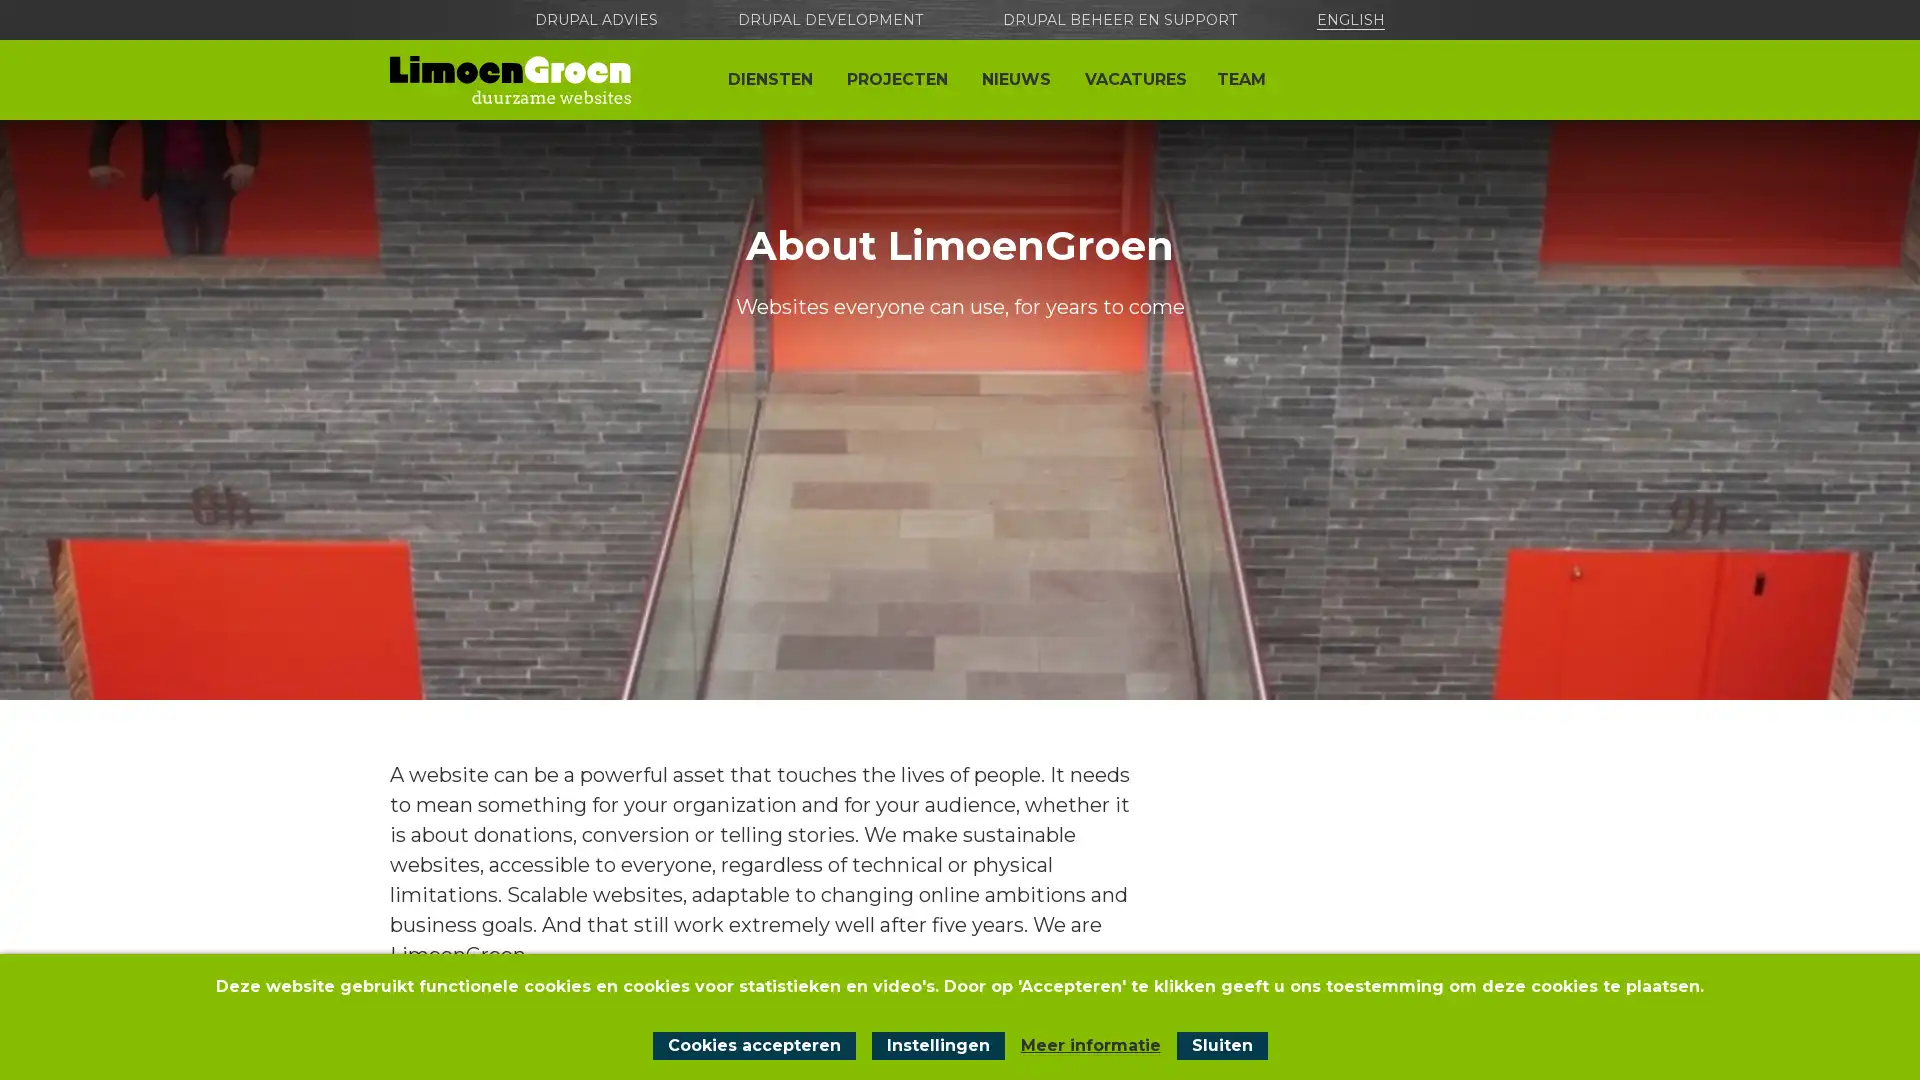 Image resolution: width=1920 pixels, height=1080 pixels. I want to click on Sluit cookiemelding, so click(1220, 1044).